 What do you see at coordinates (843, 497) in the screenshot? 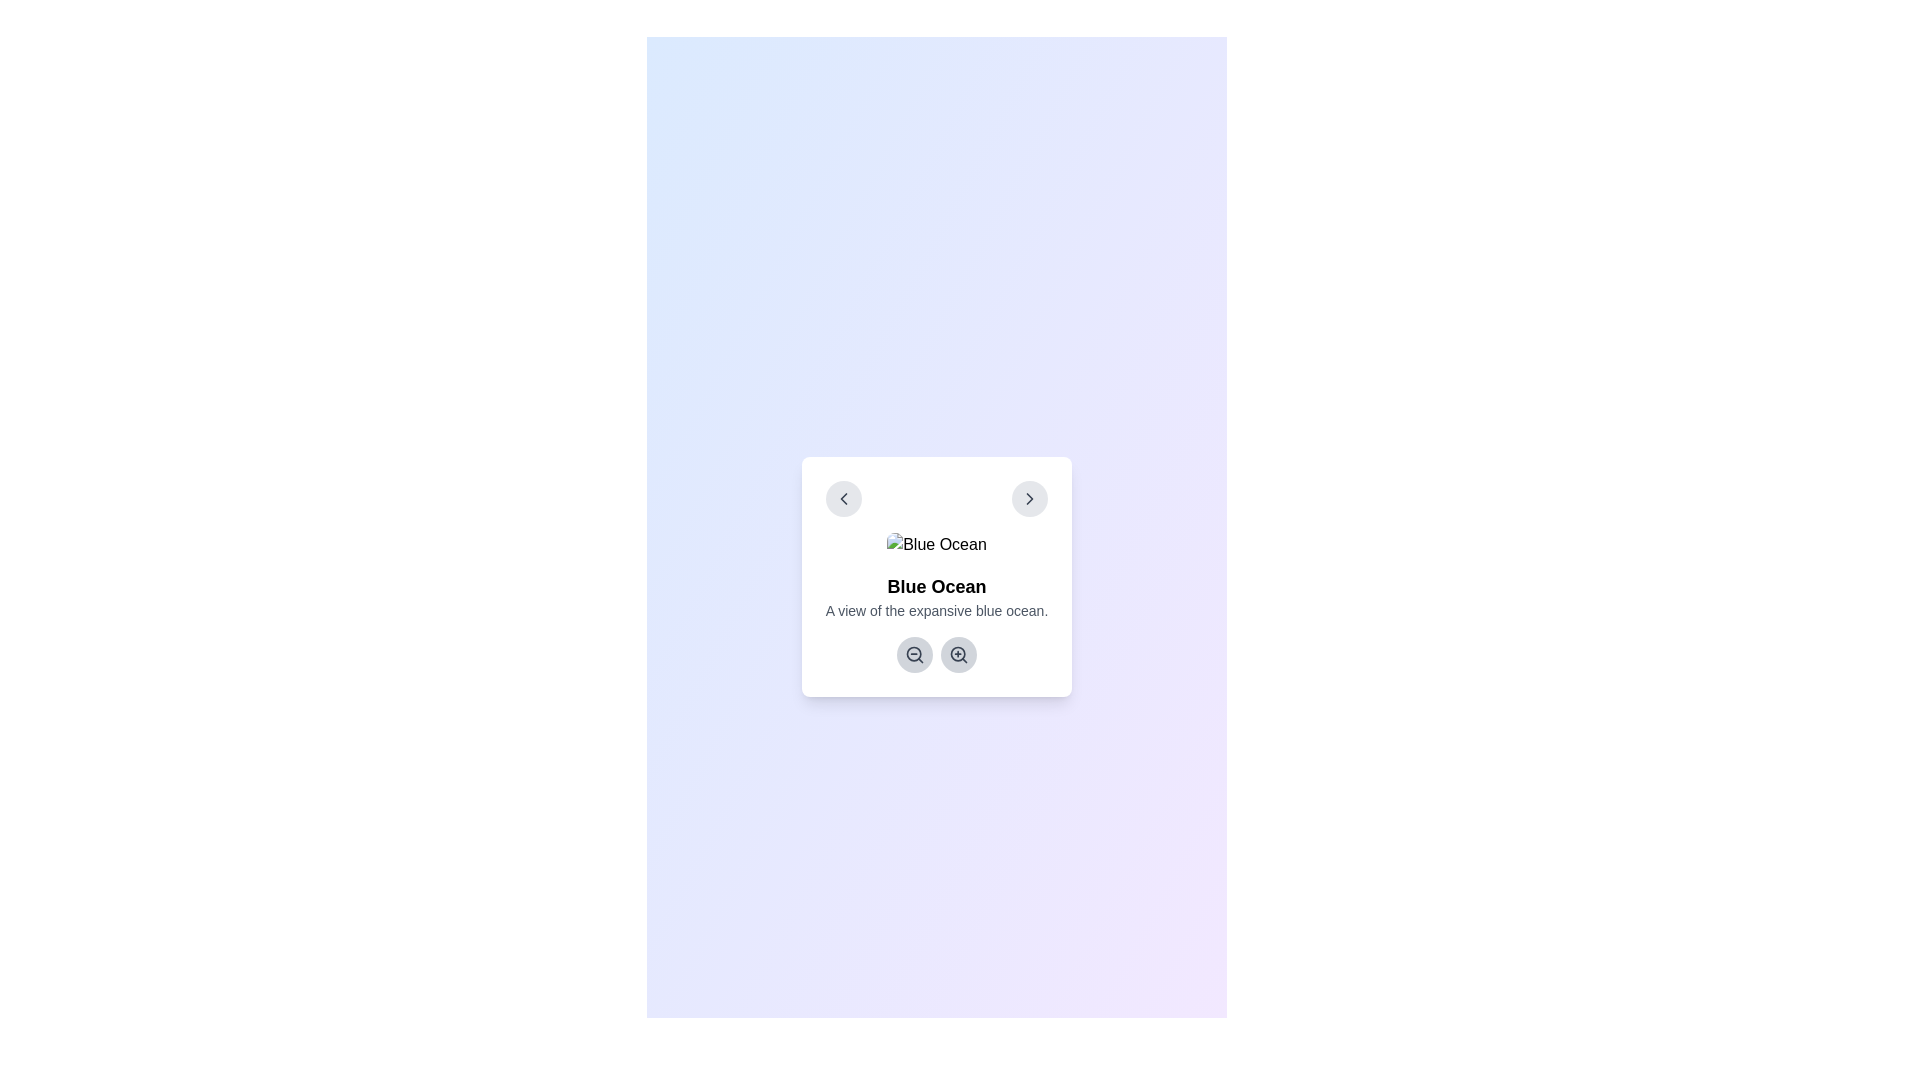
I see `the rounded button with a light gray background and a left-pointing chevron icon at its center` at bounding box center [843, 497].